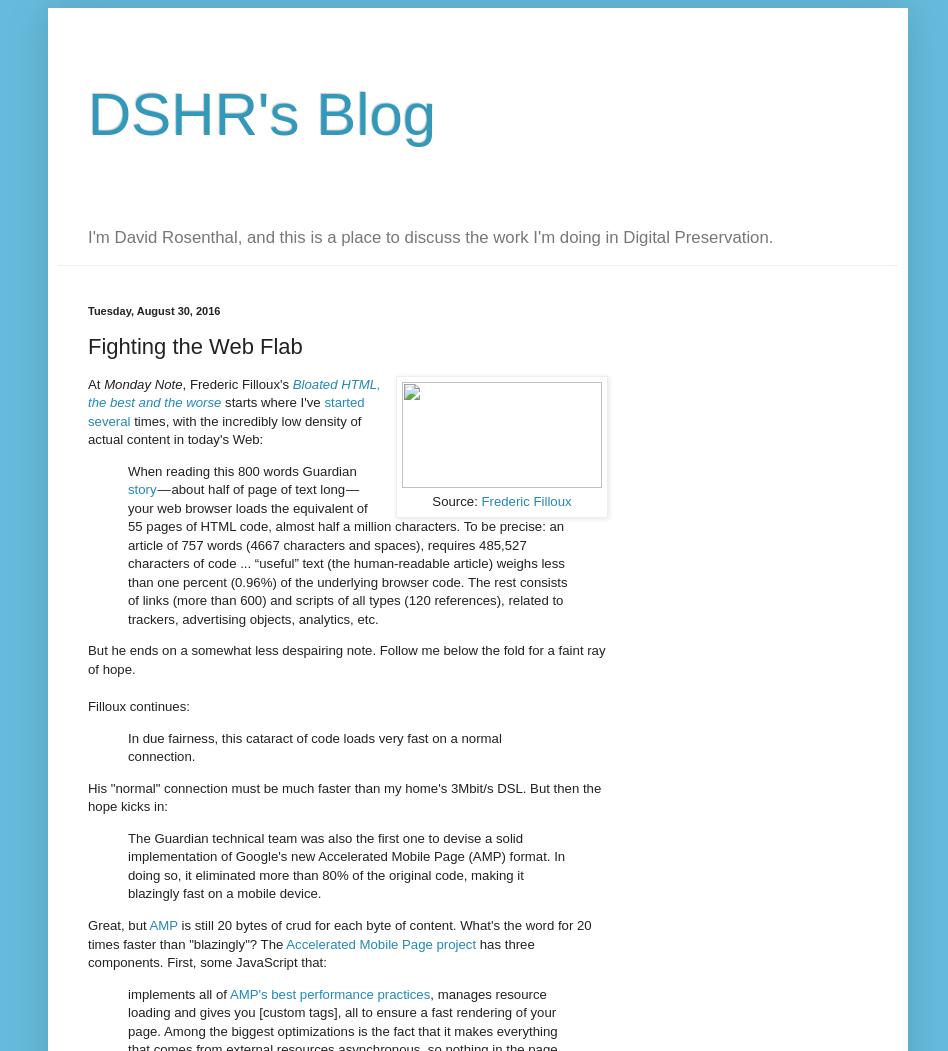 The width and height of the screenshot is (948, 1051). What do you see at coordinates (346, 864) in the screenshot?
I see `'The Guardian technical team was also the first one to devise a solid implementation of Google's new Accelerated Mobile Page (AMP) format. In doing so, it eliminated more than 80% of the original code, making it blazingly fast on a mobile device.'` at bounding box center [346, 864].